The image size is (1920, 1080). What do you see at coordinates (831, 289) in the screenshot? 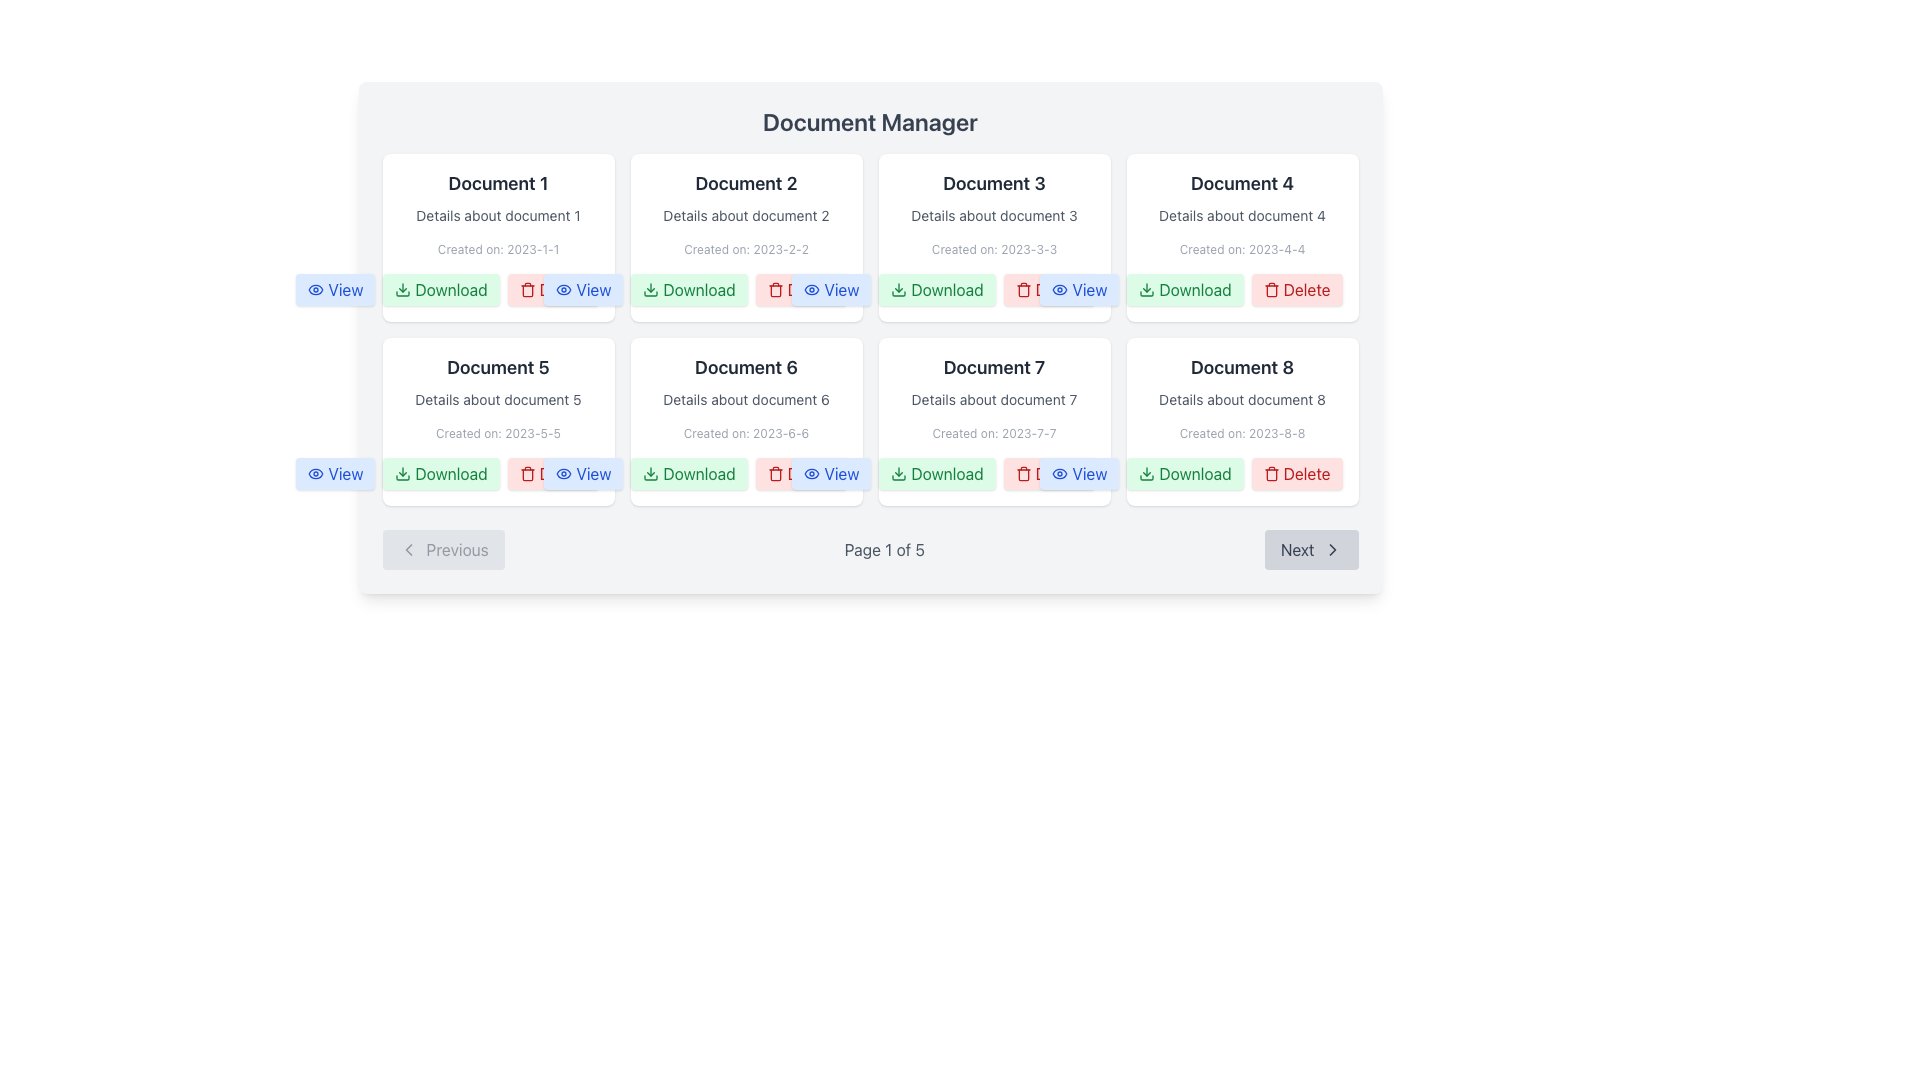
I see `the button that allows users to view details associated with the document, located in the first card's bottom area of the second row in a six-card grid layout` at bounding box center [831, 289].